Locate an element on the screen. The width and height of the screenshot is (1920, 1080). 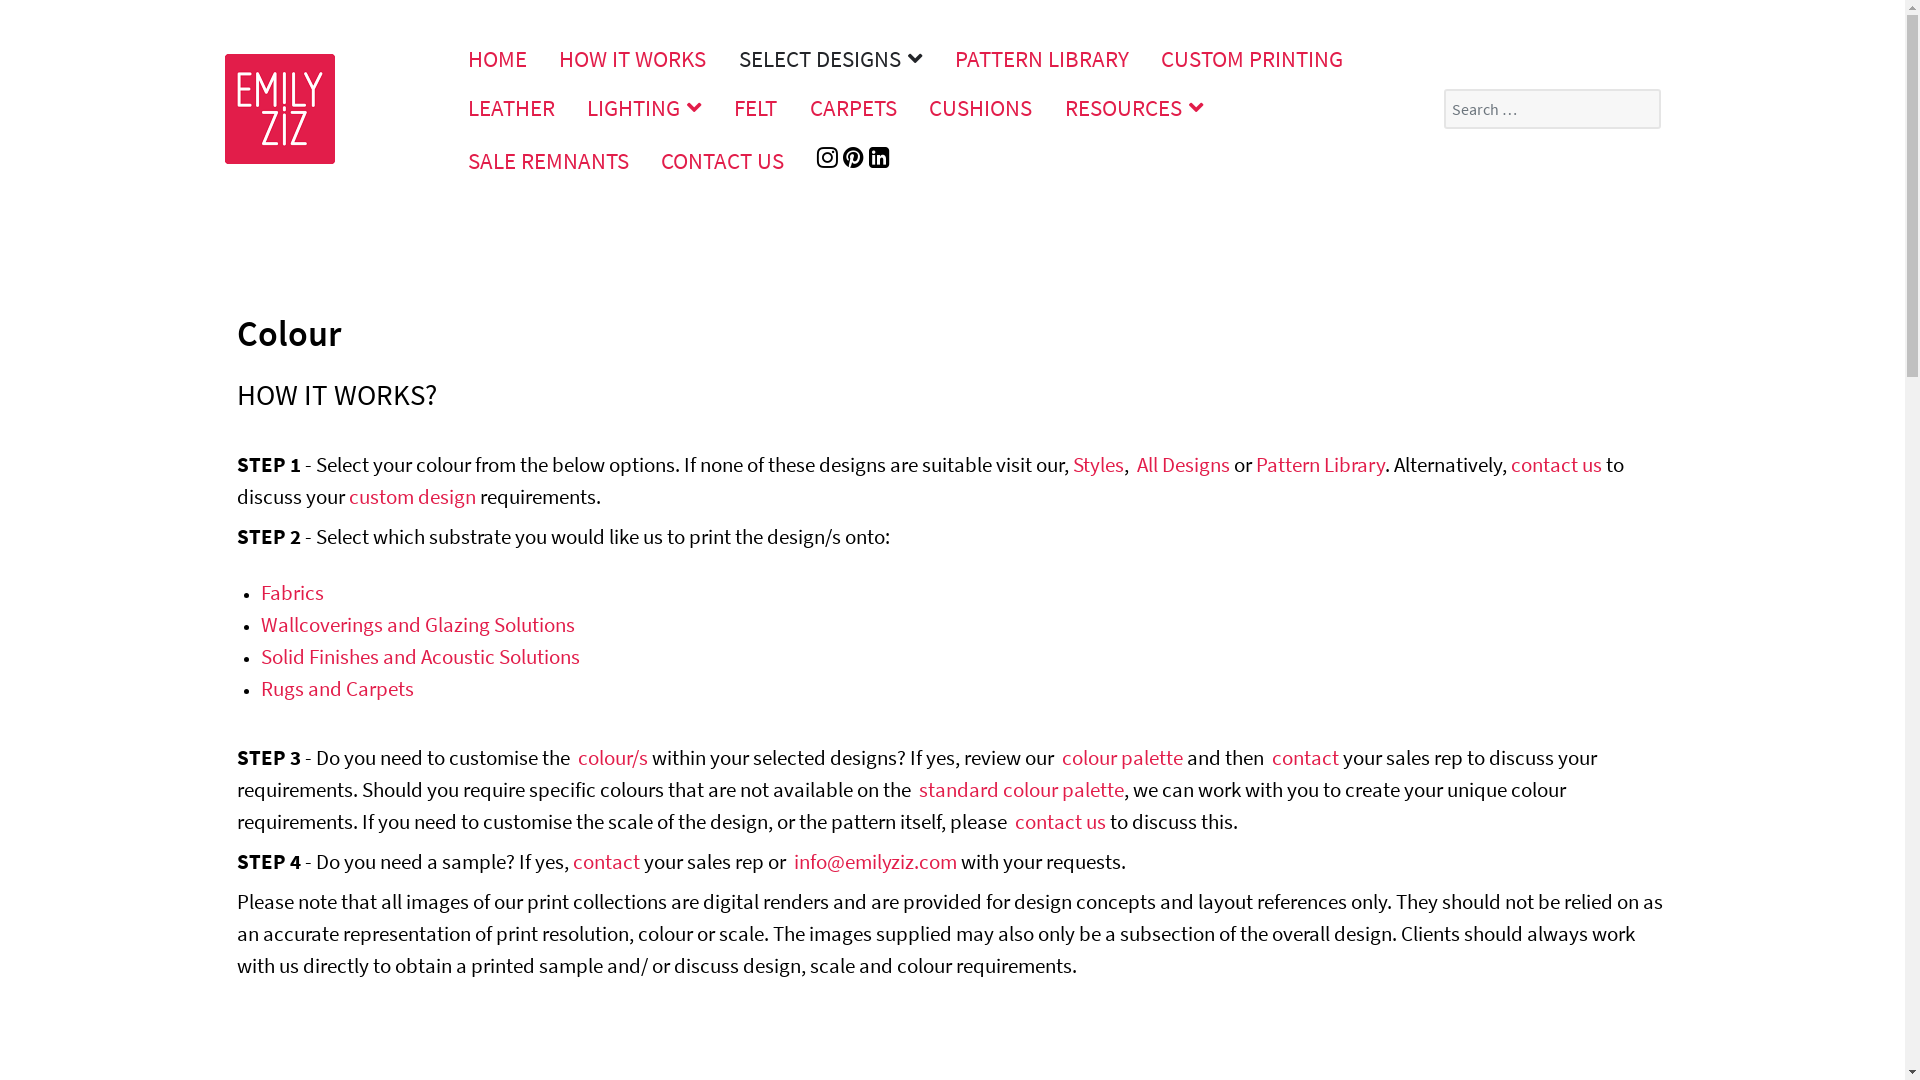
'contact us' is located at coordinates (1554, 464).